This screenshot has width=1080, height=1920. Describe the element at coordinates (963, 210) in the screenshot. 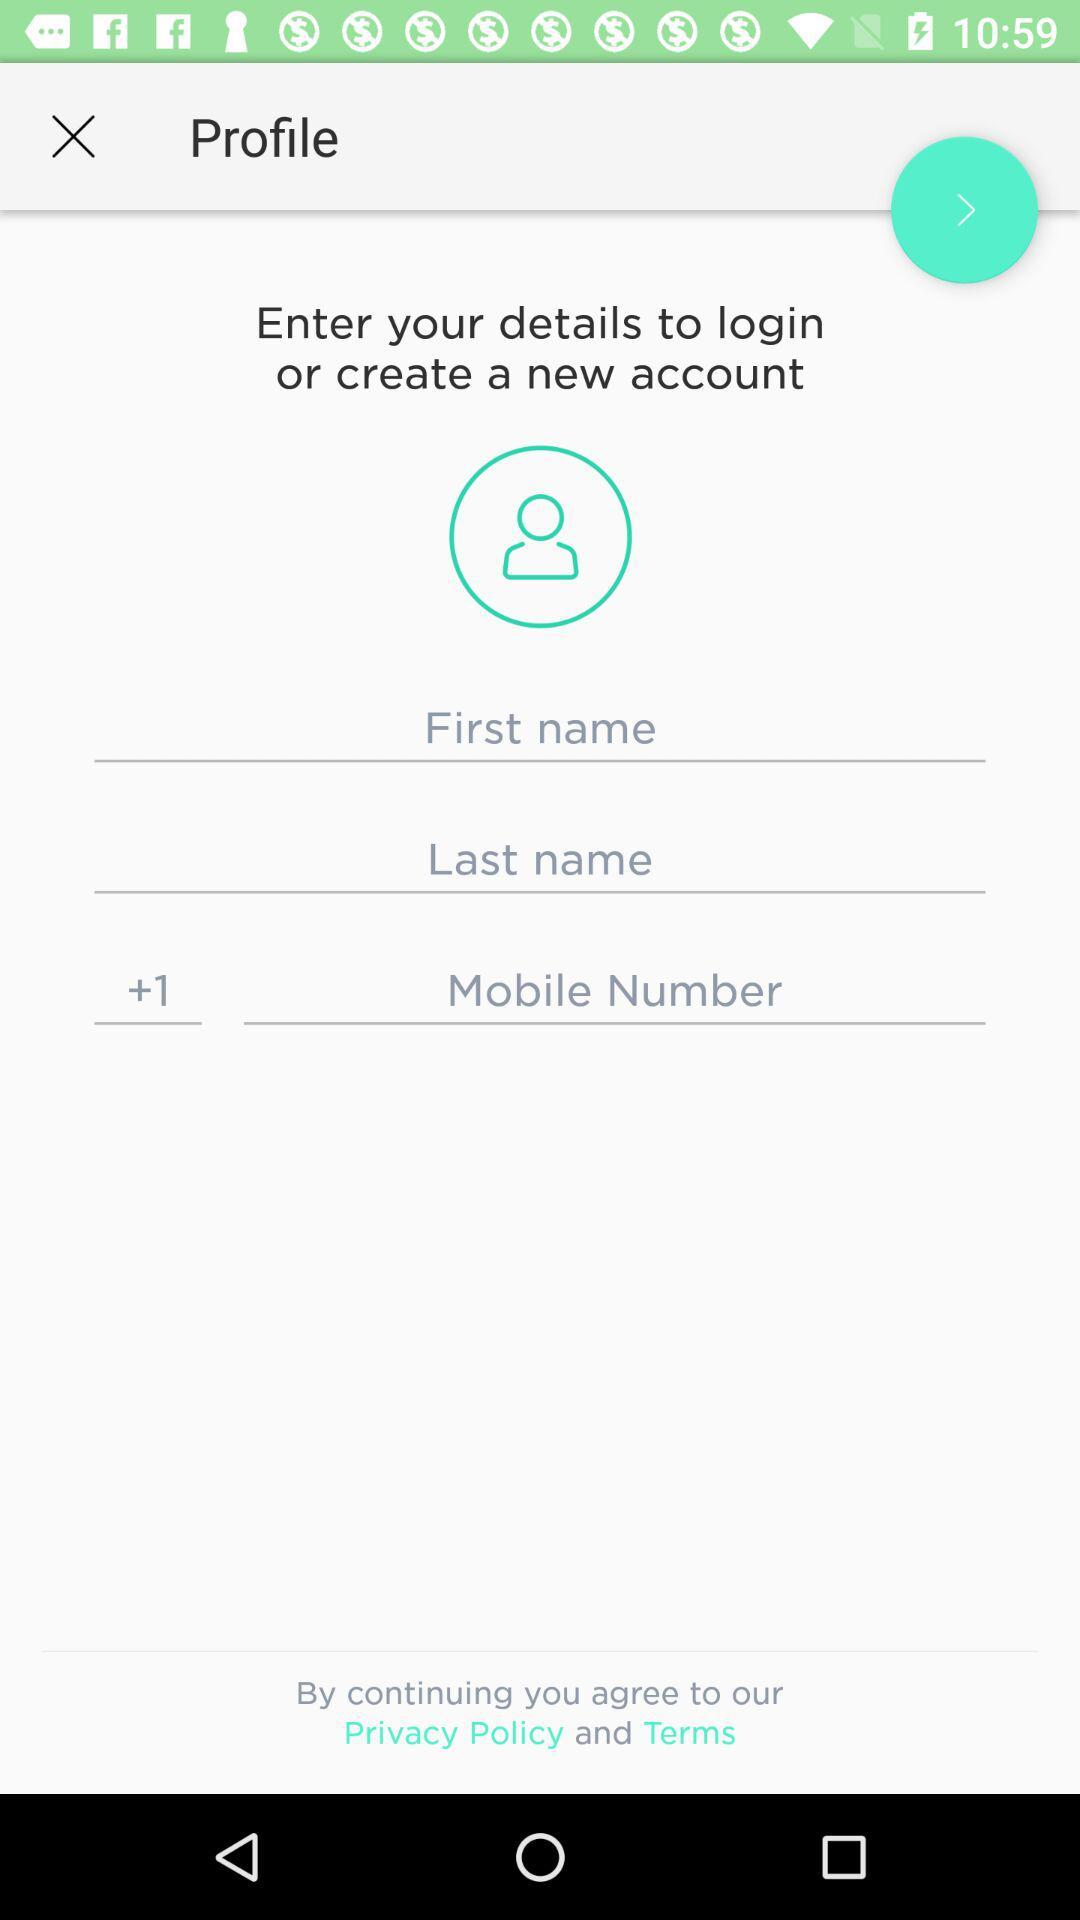

I see `login button` at that location.